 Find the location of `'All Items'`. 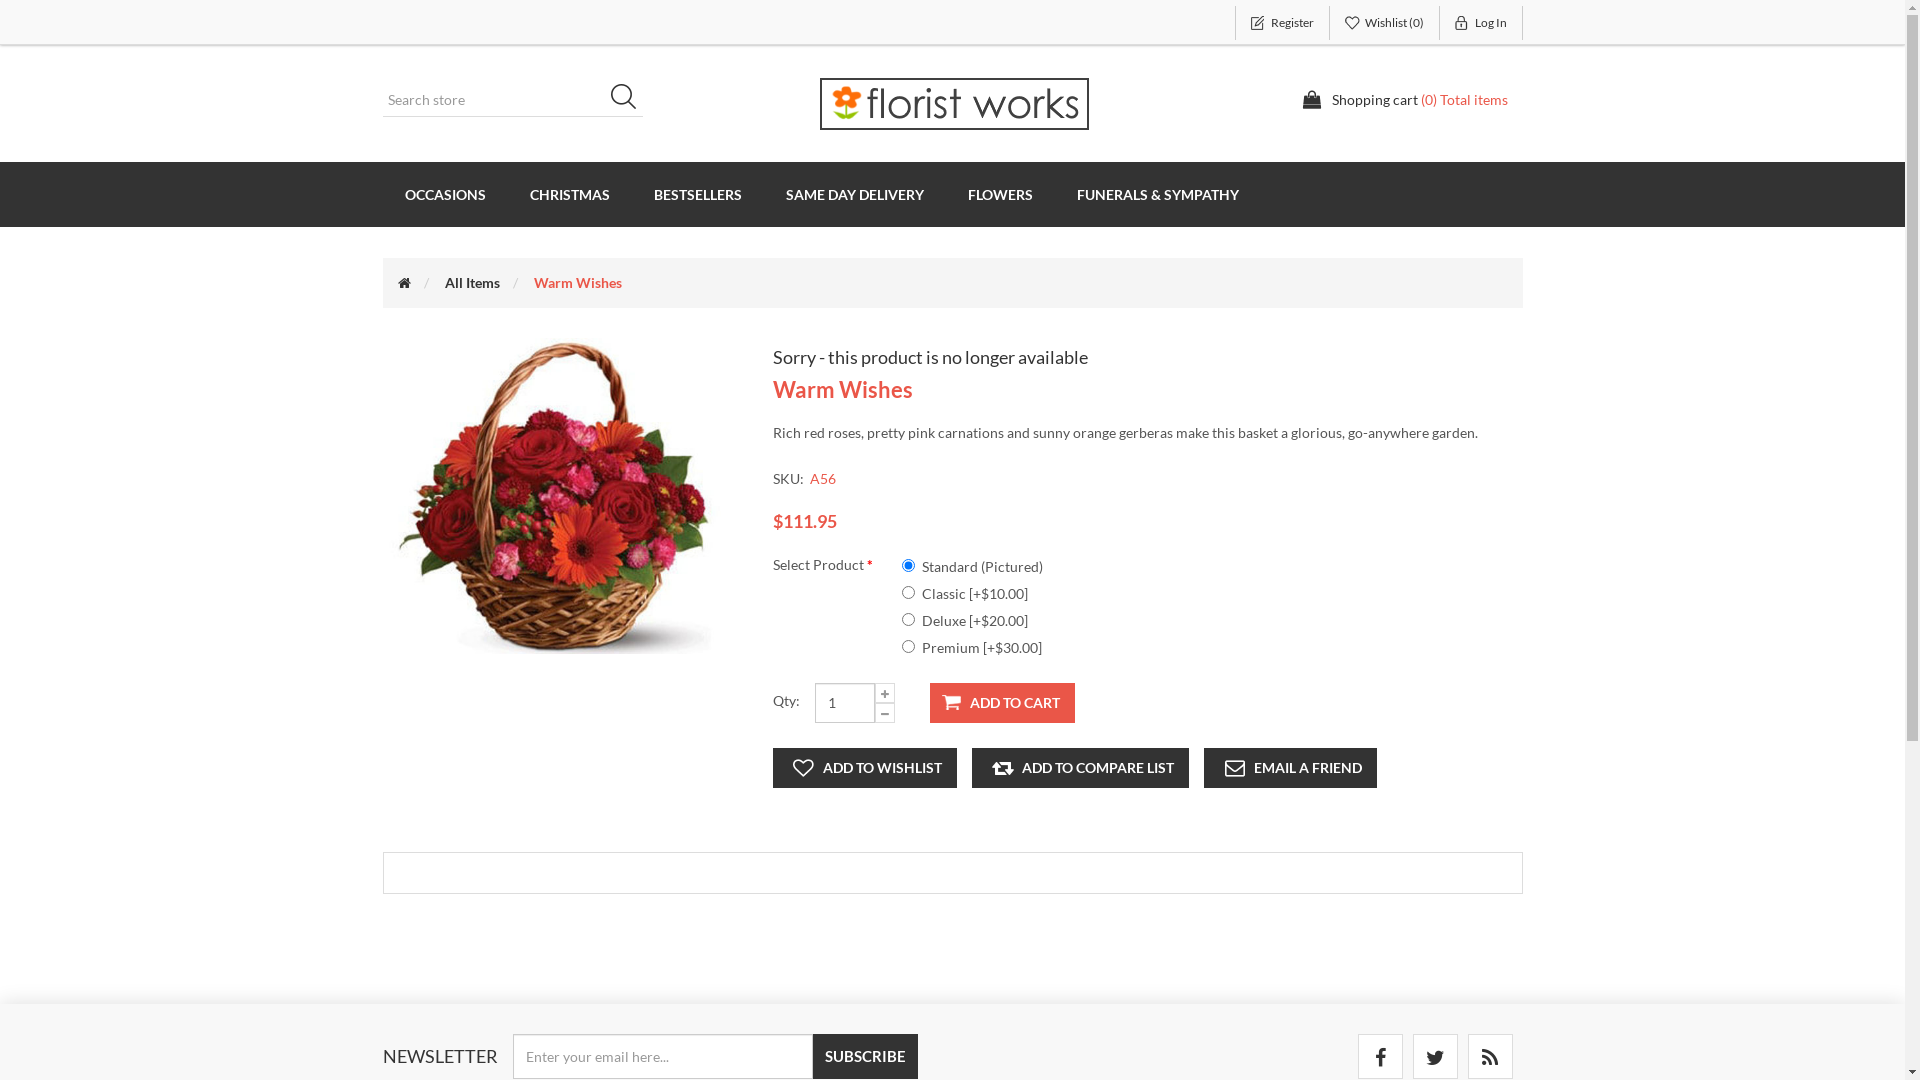

'All Items' is located at coordinates (470, 282).